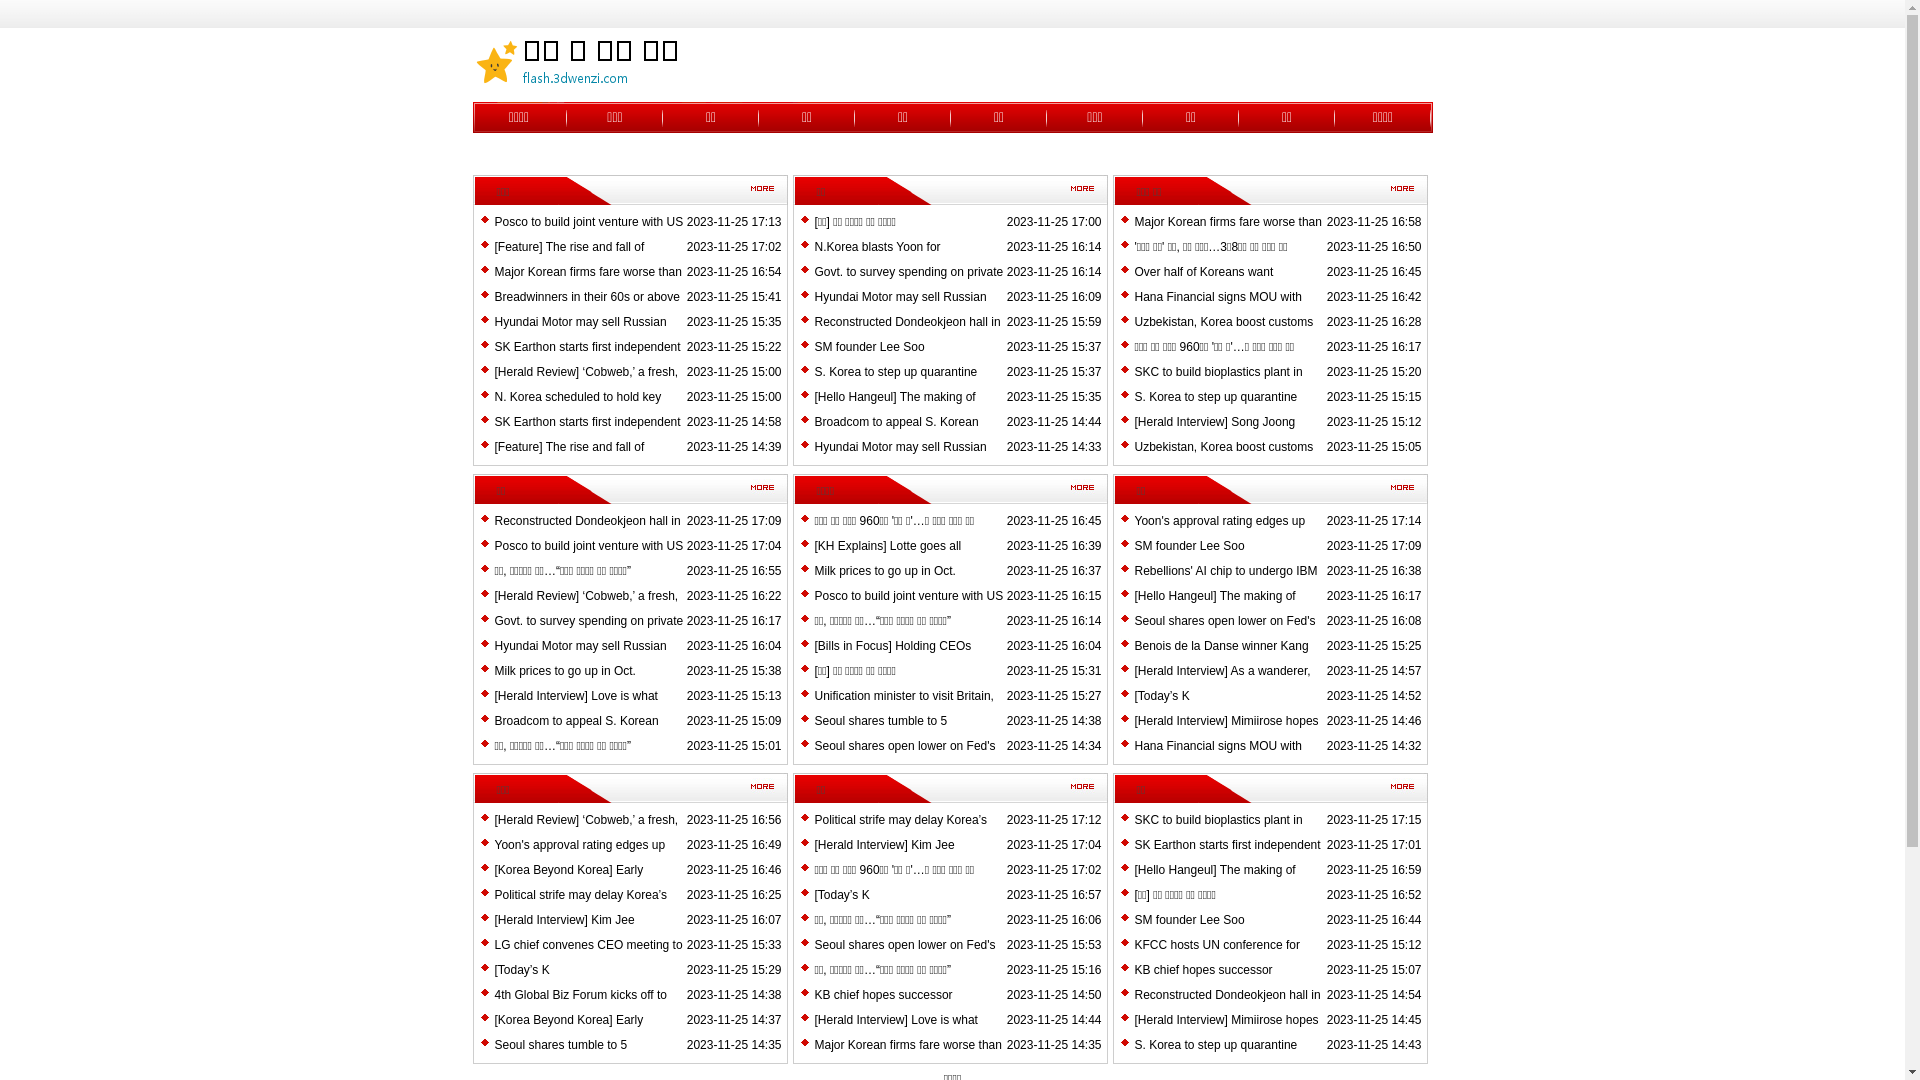  I want to click on 'Milk prices to go up in Oct.', so click(883, 570).